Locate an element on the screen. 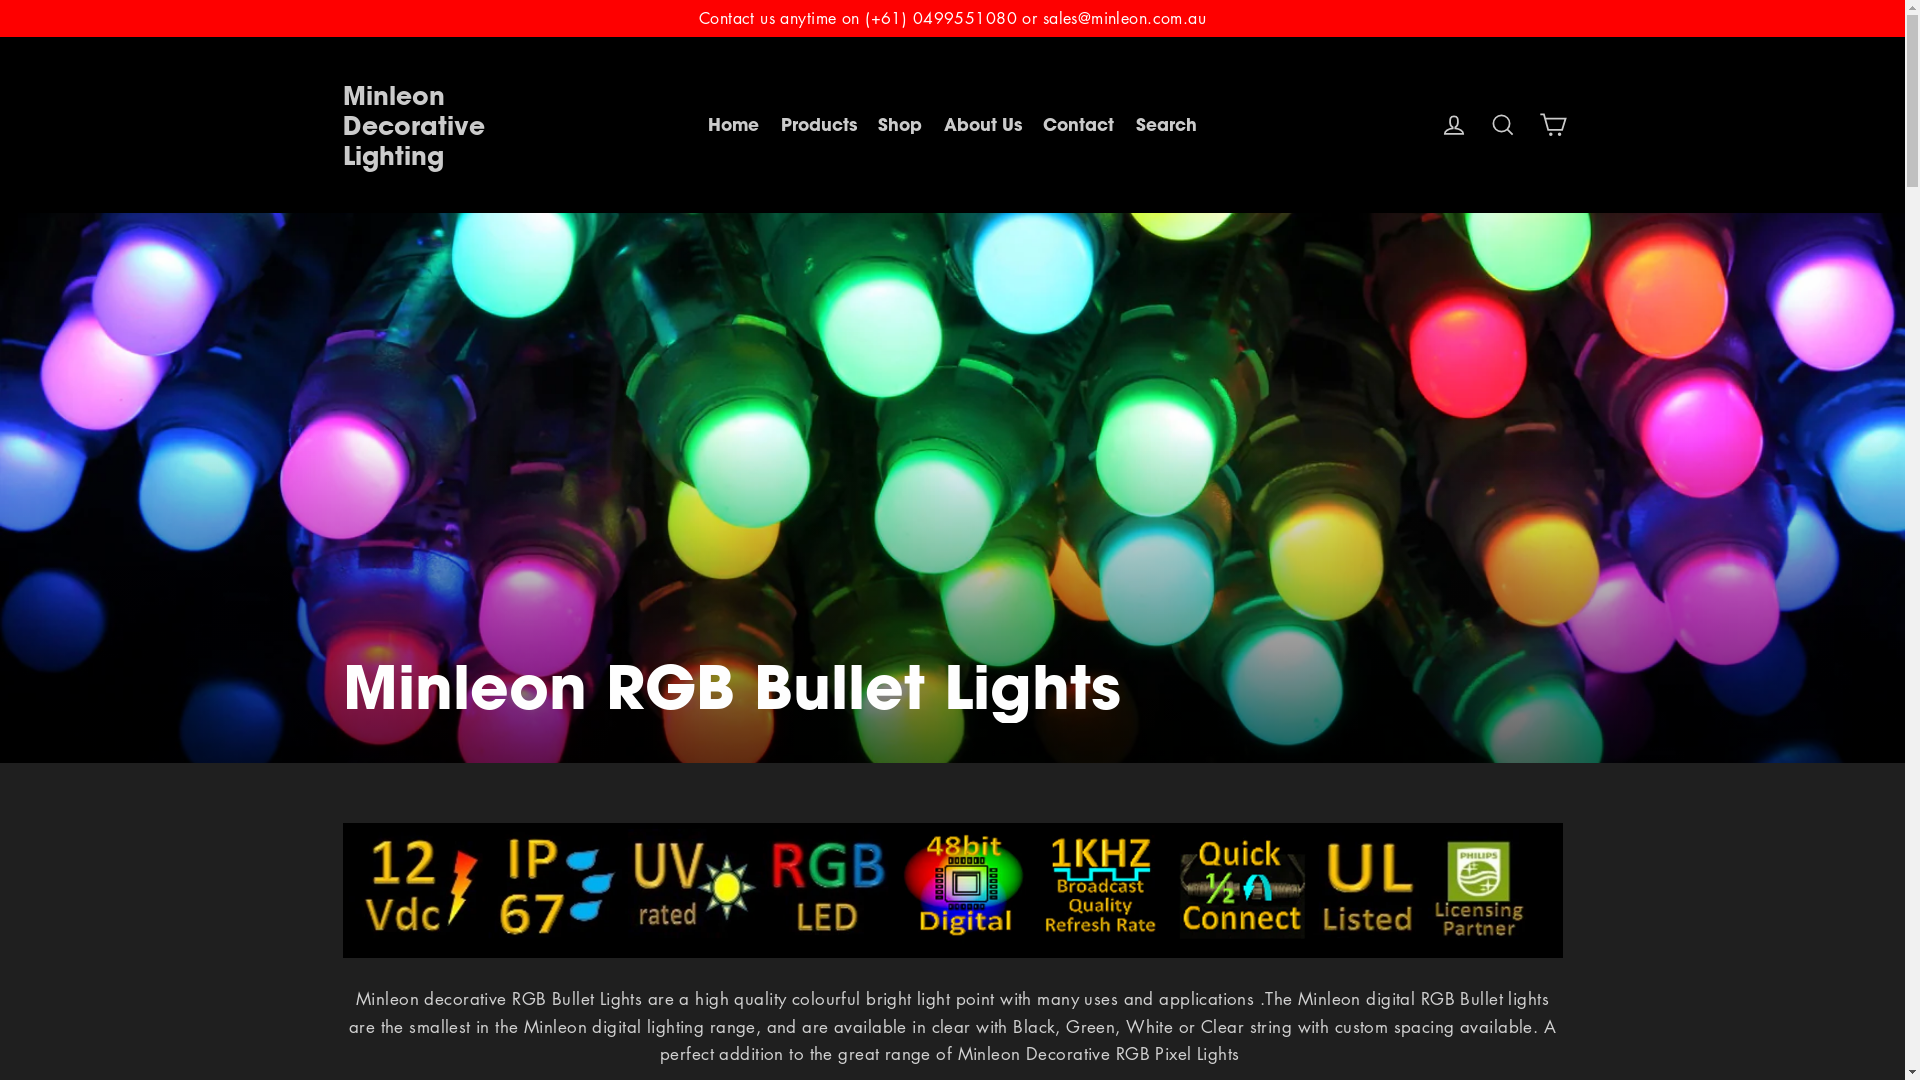  'Skip to content' is located at coordinates (0, 0).